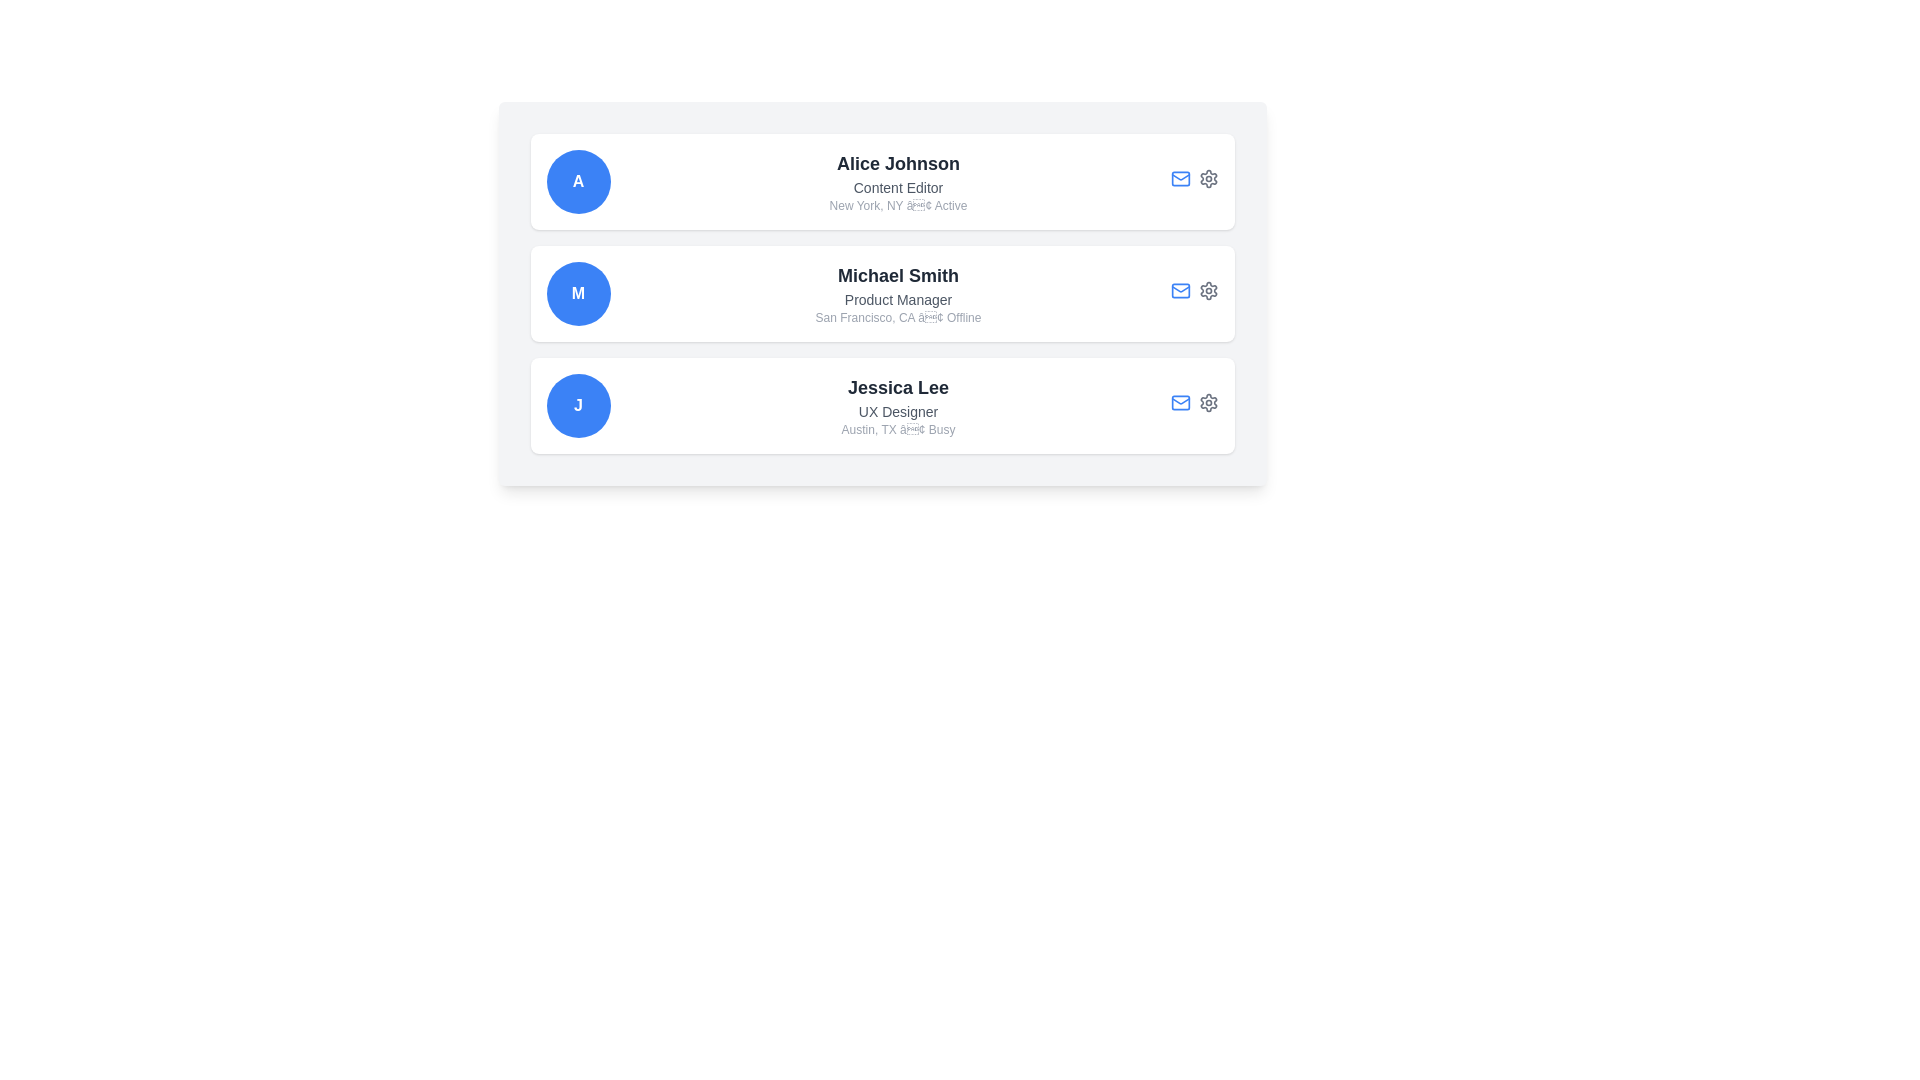 This screenshot has width=1920, height=1080. Describe the element at coordinates (1207, 290) in the screenshot. I see `the gear icon located in the middle profile card` at that location.